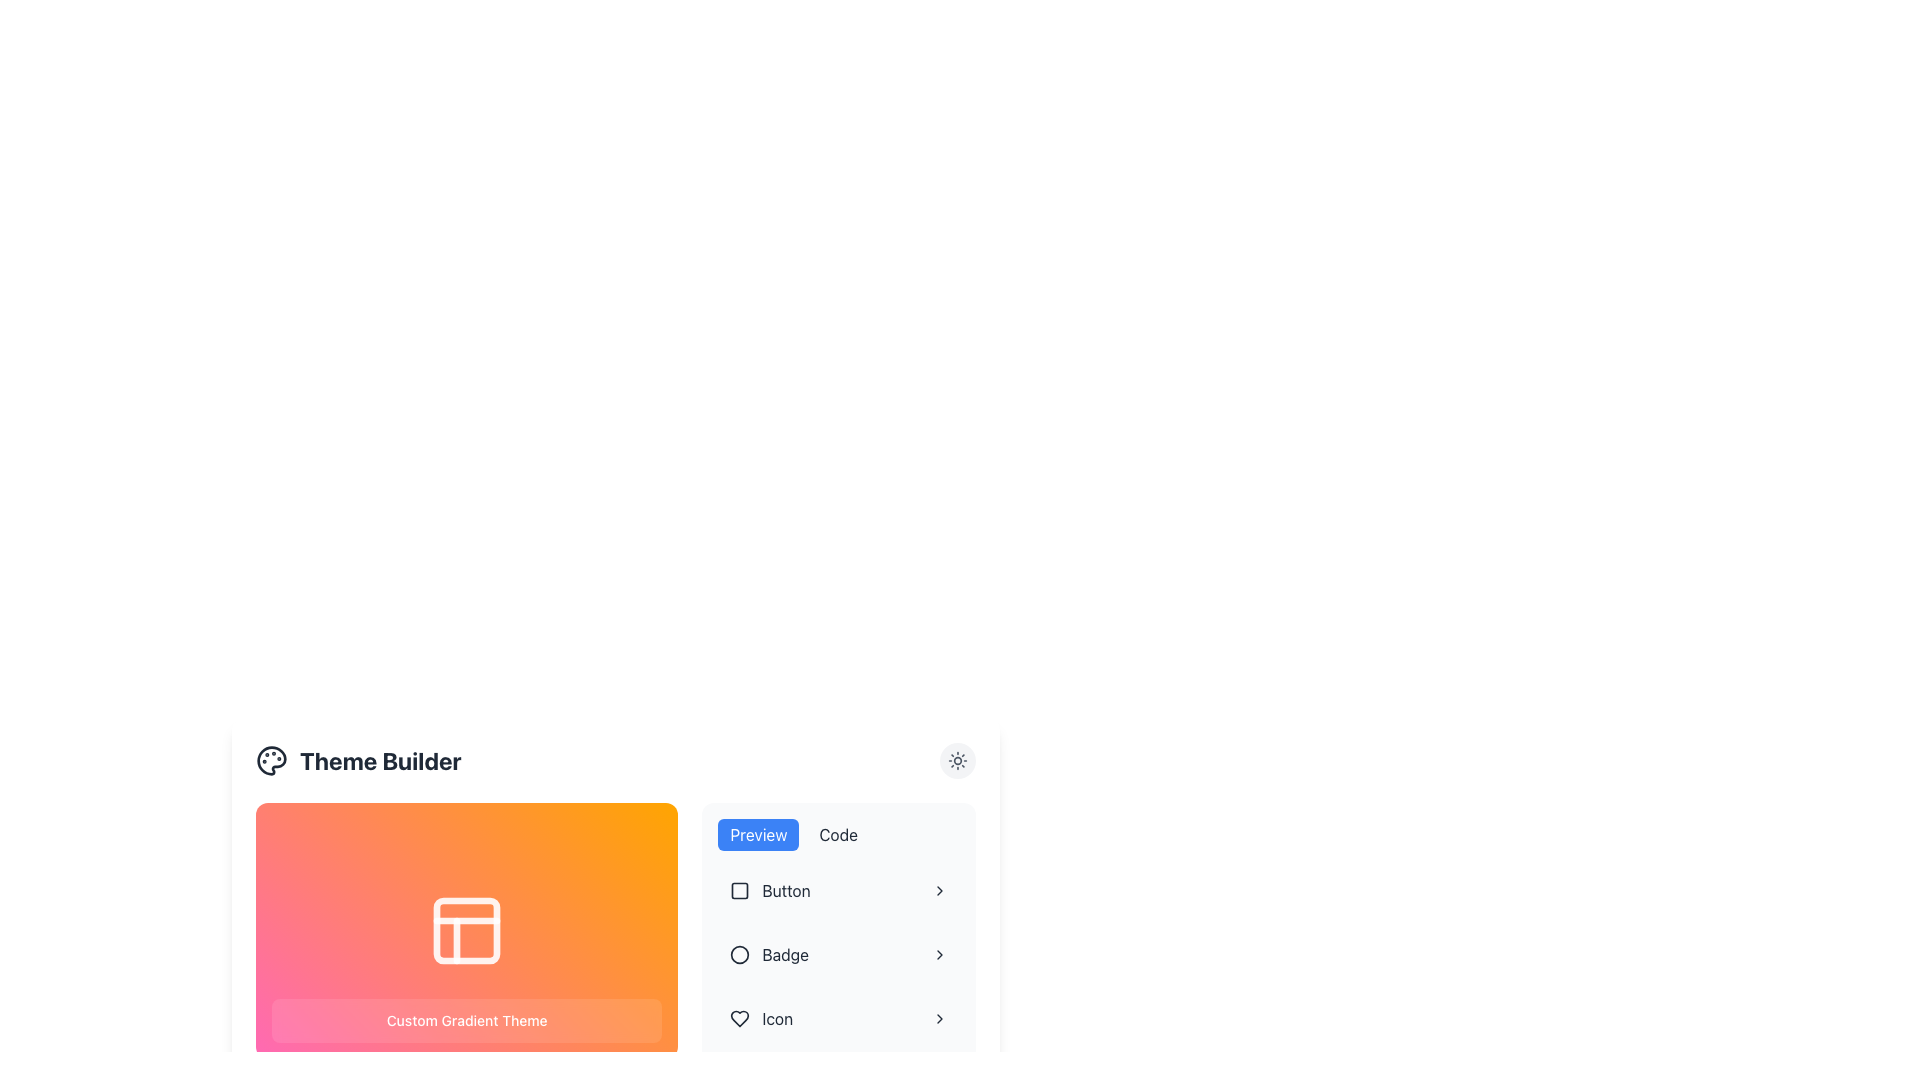 This screenshot has width=1920, height=1080. I want to click on the button labeled 'Code', which is a rectangular button with rounded edges positioned to the right of the 'Preview' button, so click(838, 834).